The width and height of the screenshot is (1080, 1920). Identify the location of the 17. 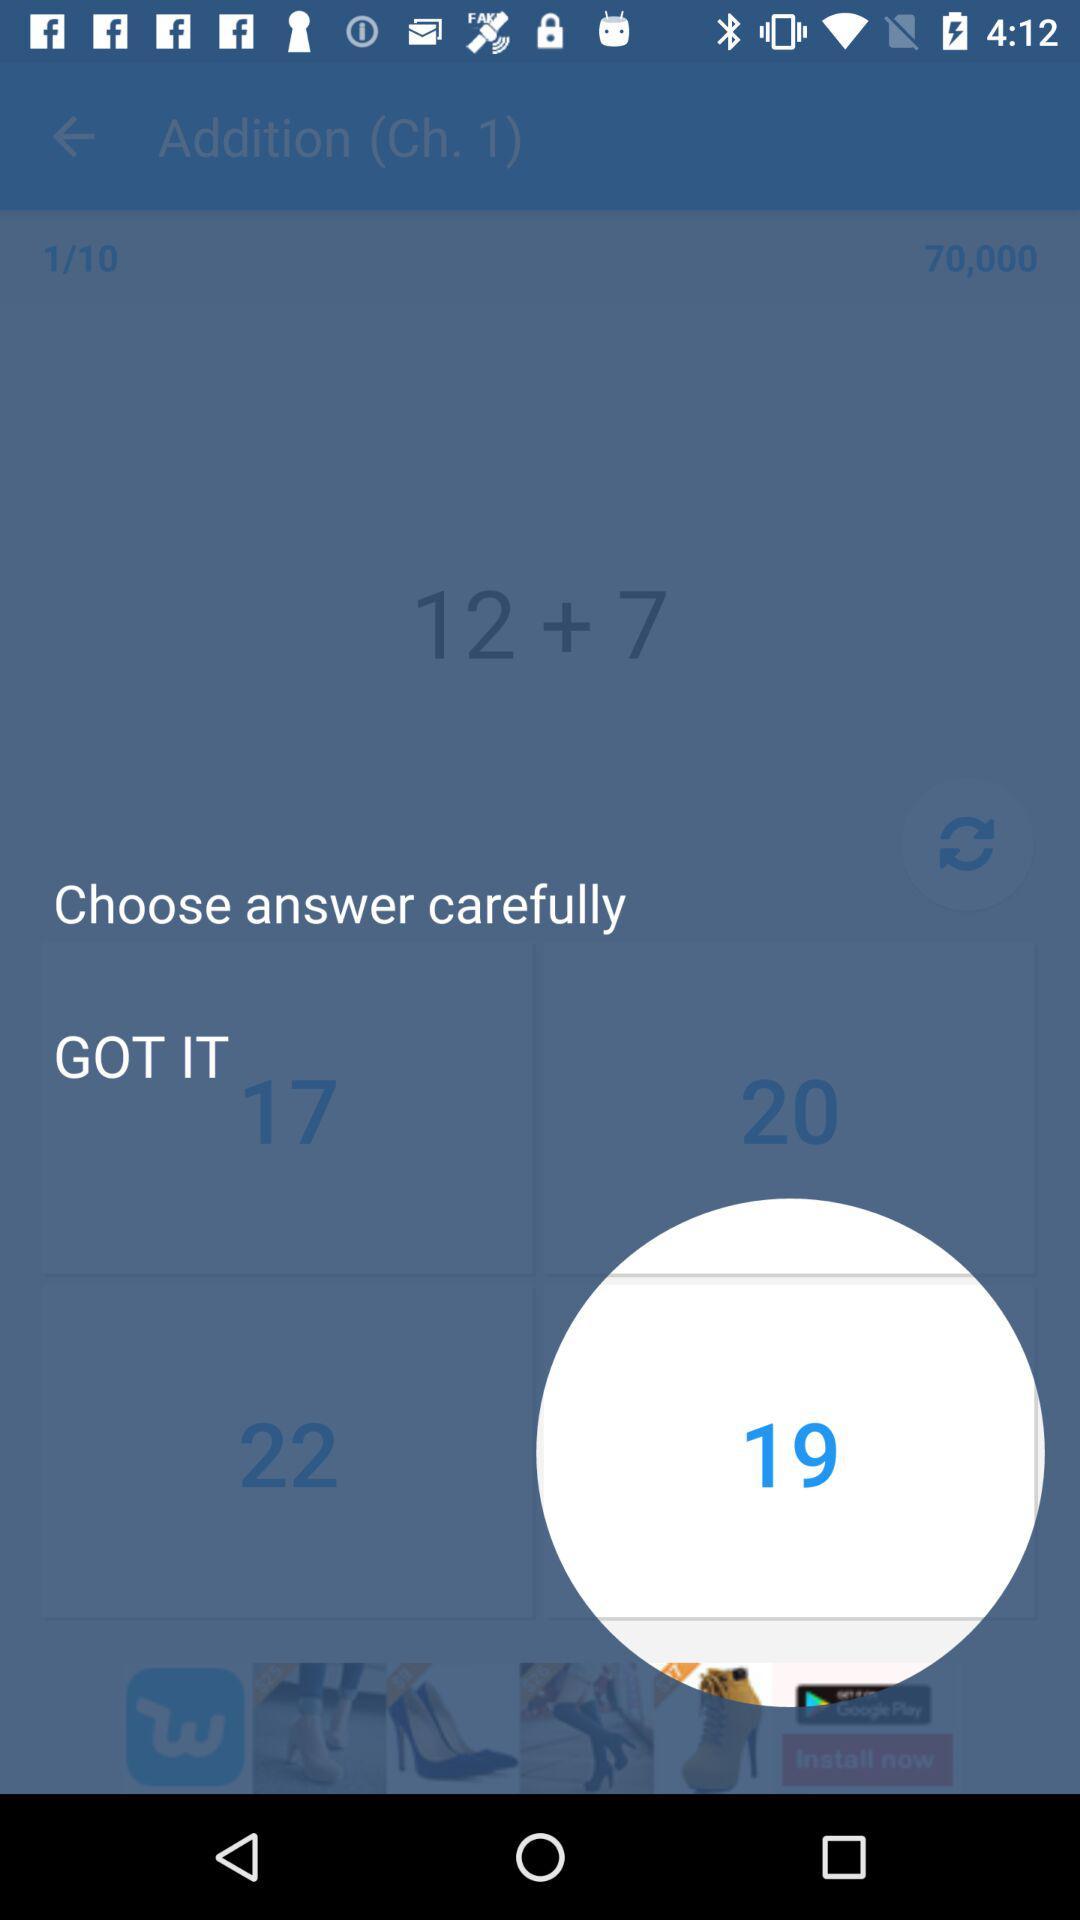
(289, 1108).